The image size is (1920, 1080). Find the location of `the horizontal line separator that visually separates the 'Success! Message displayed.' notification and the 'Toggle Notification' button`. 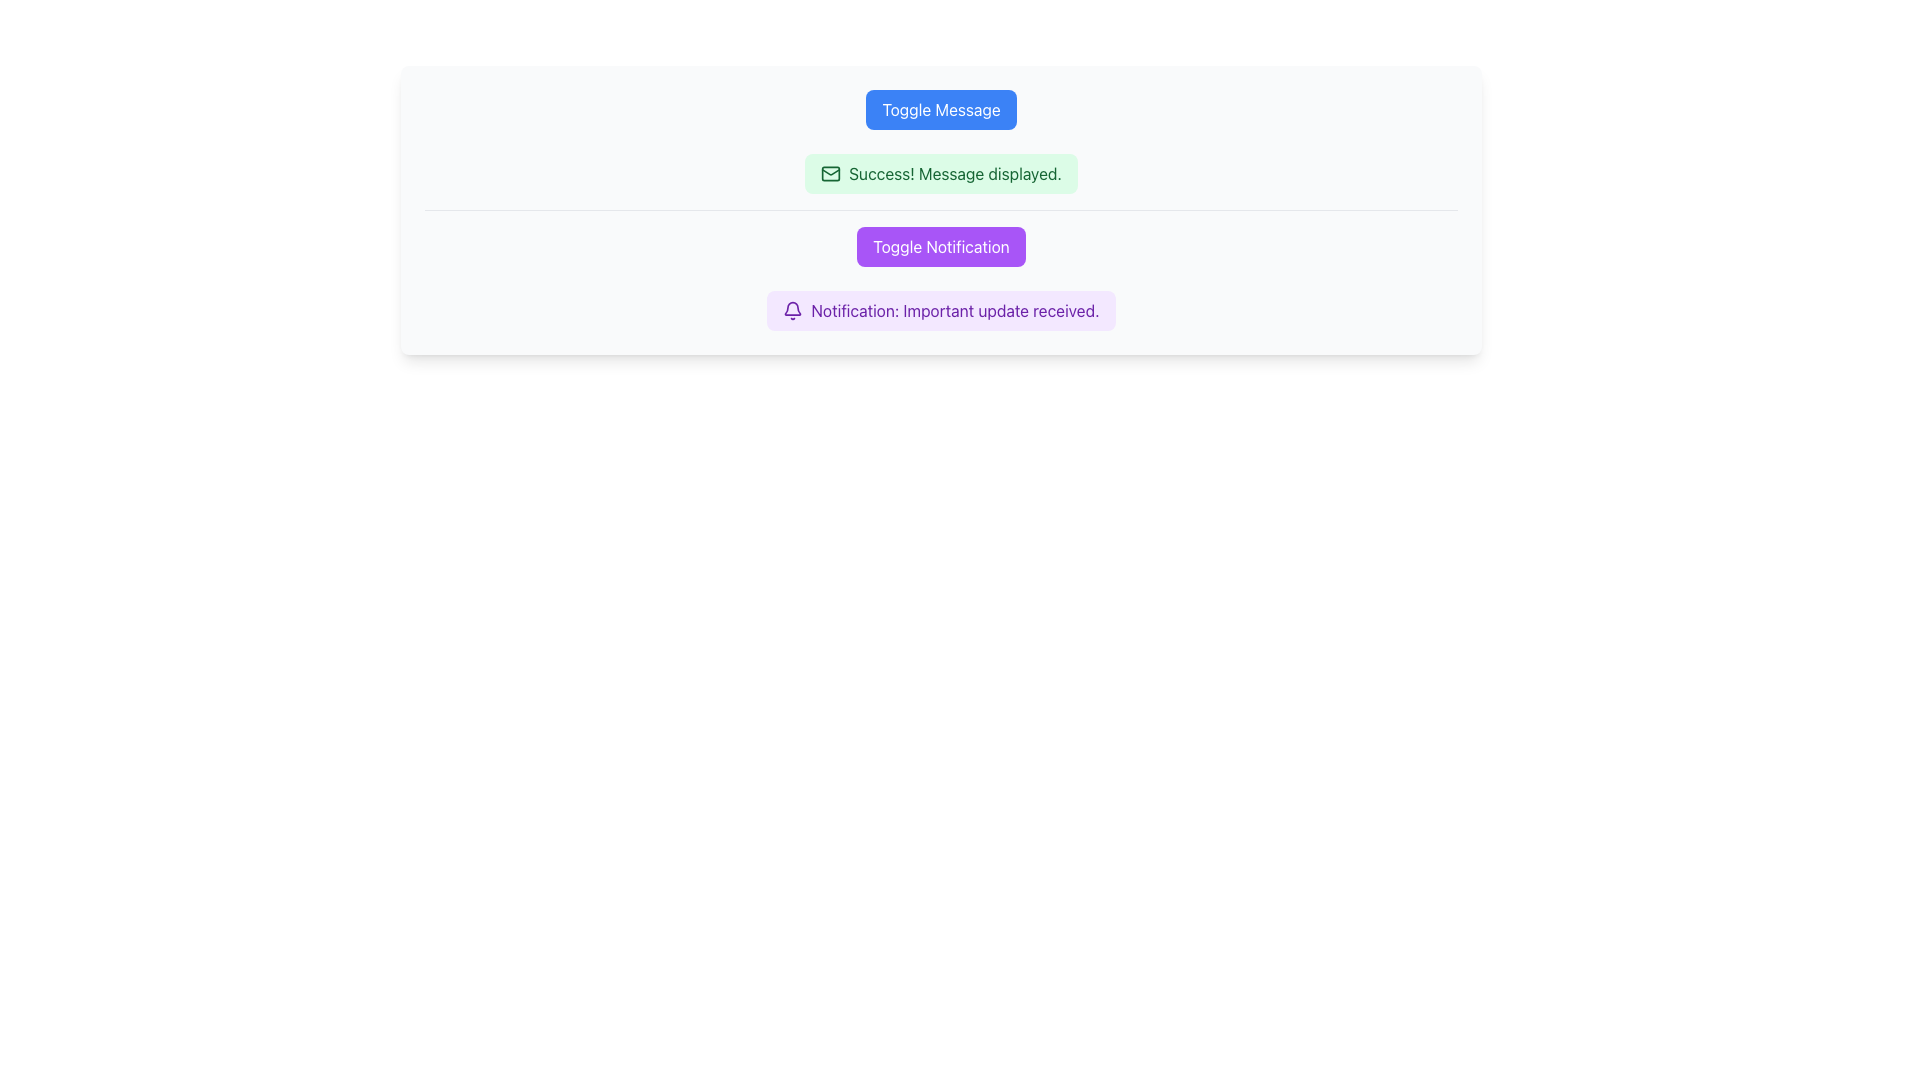

the horizontal line separator that visually separates the 'Success! Message displayed.' notification and the 'Toggle Notification' button is located at coordinates (940, 210).